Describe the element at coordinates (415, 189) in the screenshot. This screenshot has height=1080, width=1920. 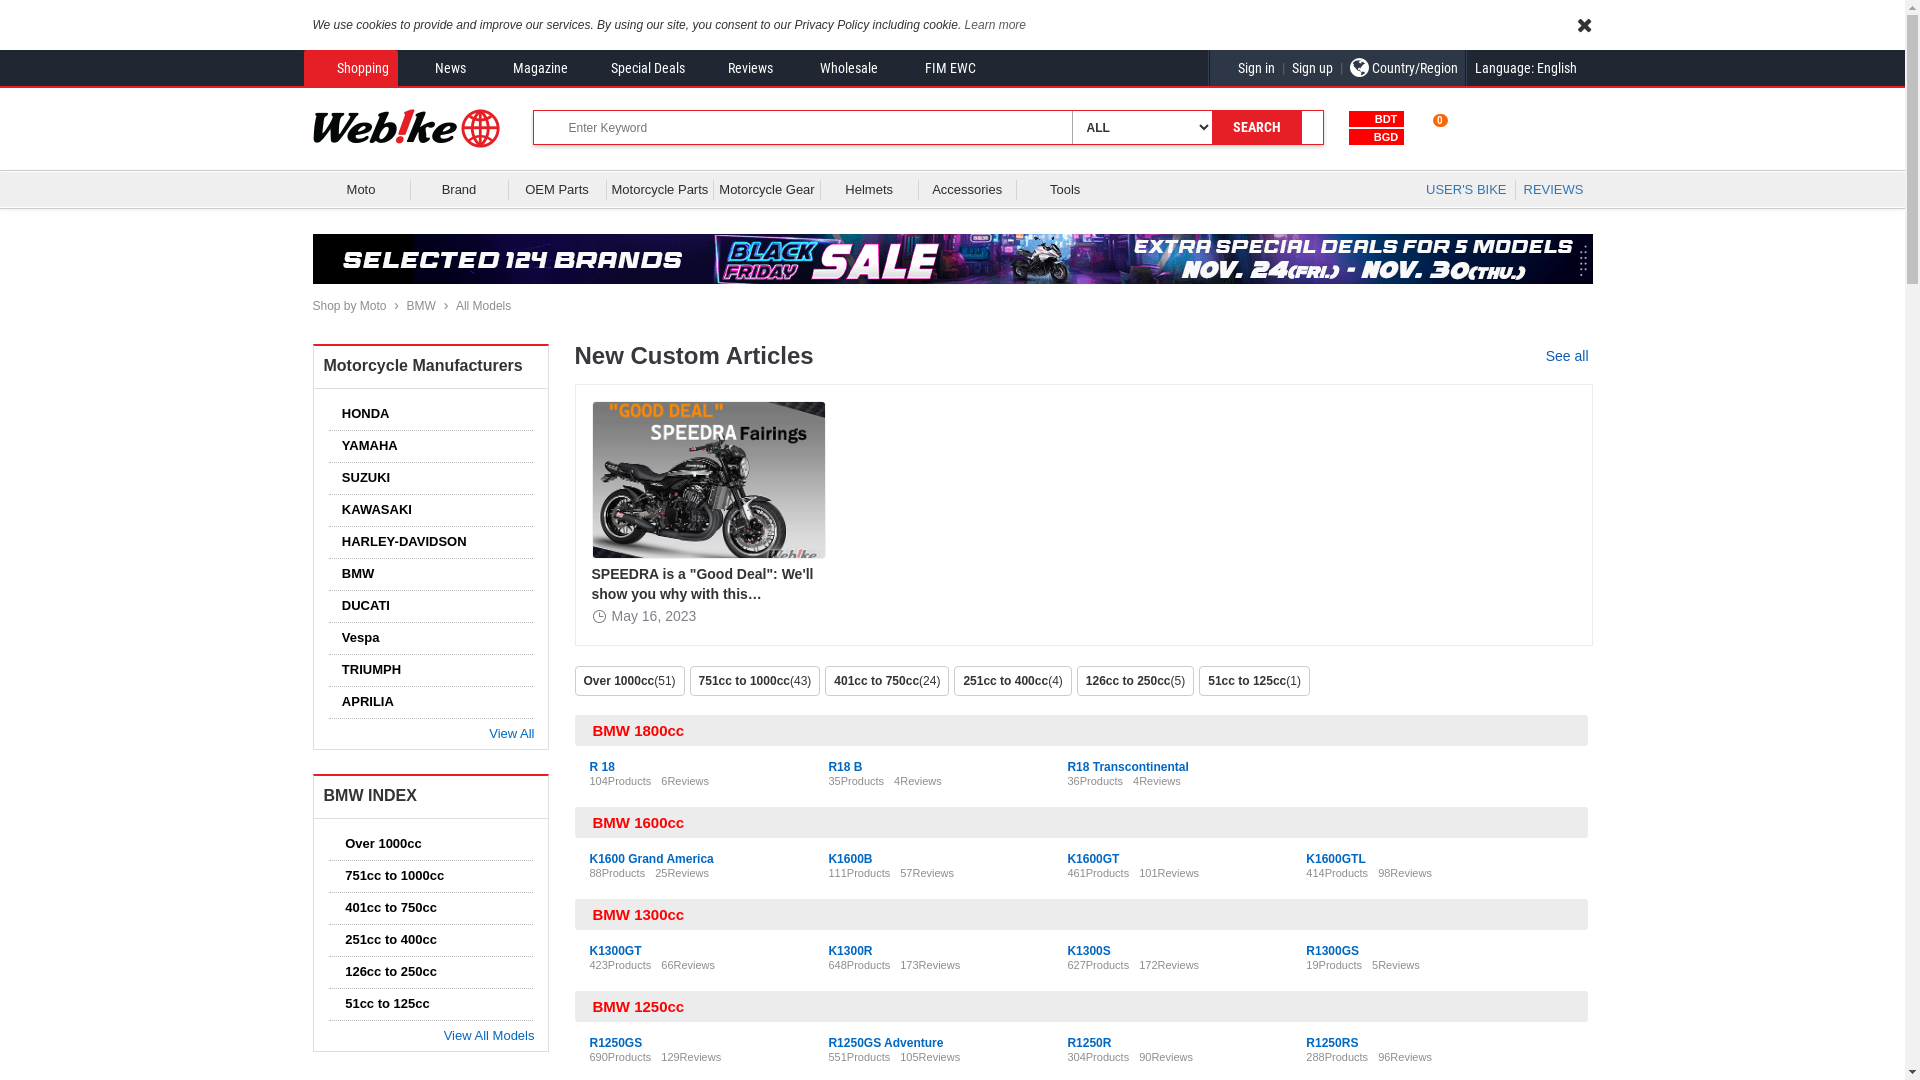
I see `'Brand'` at that location.